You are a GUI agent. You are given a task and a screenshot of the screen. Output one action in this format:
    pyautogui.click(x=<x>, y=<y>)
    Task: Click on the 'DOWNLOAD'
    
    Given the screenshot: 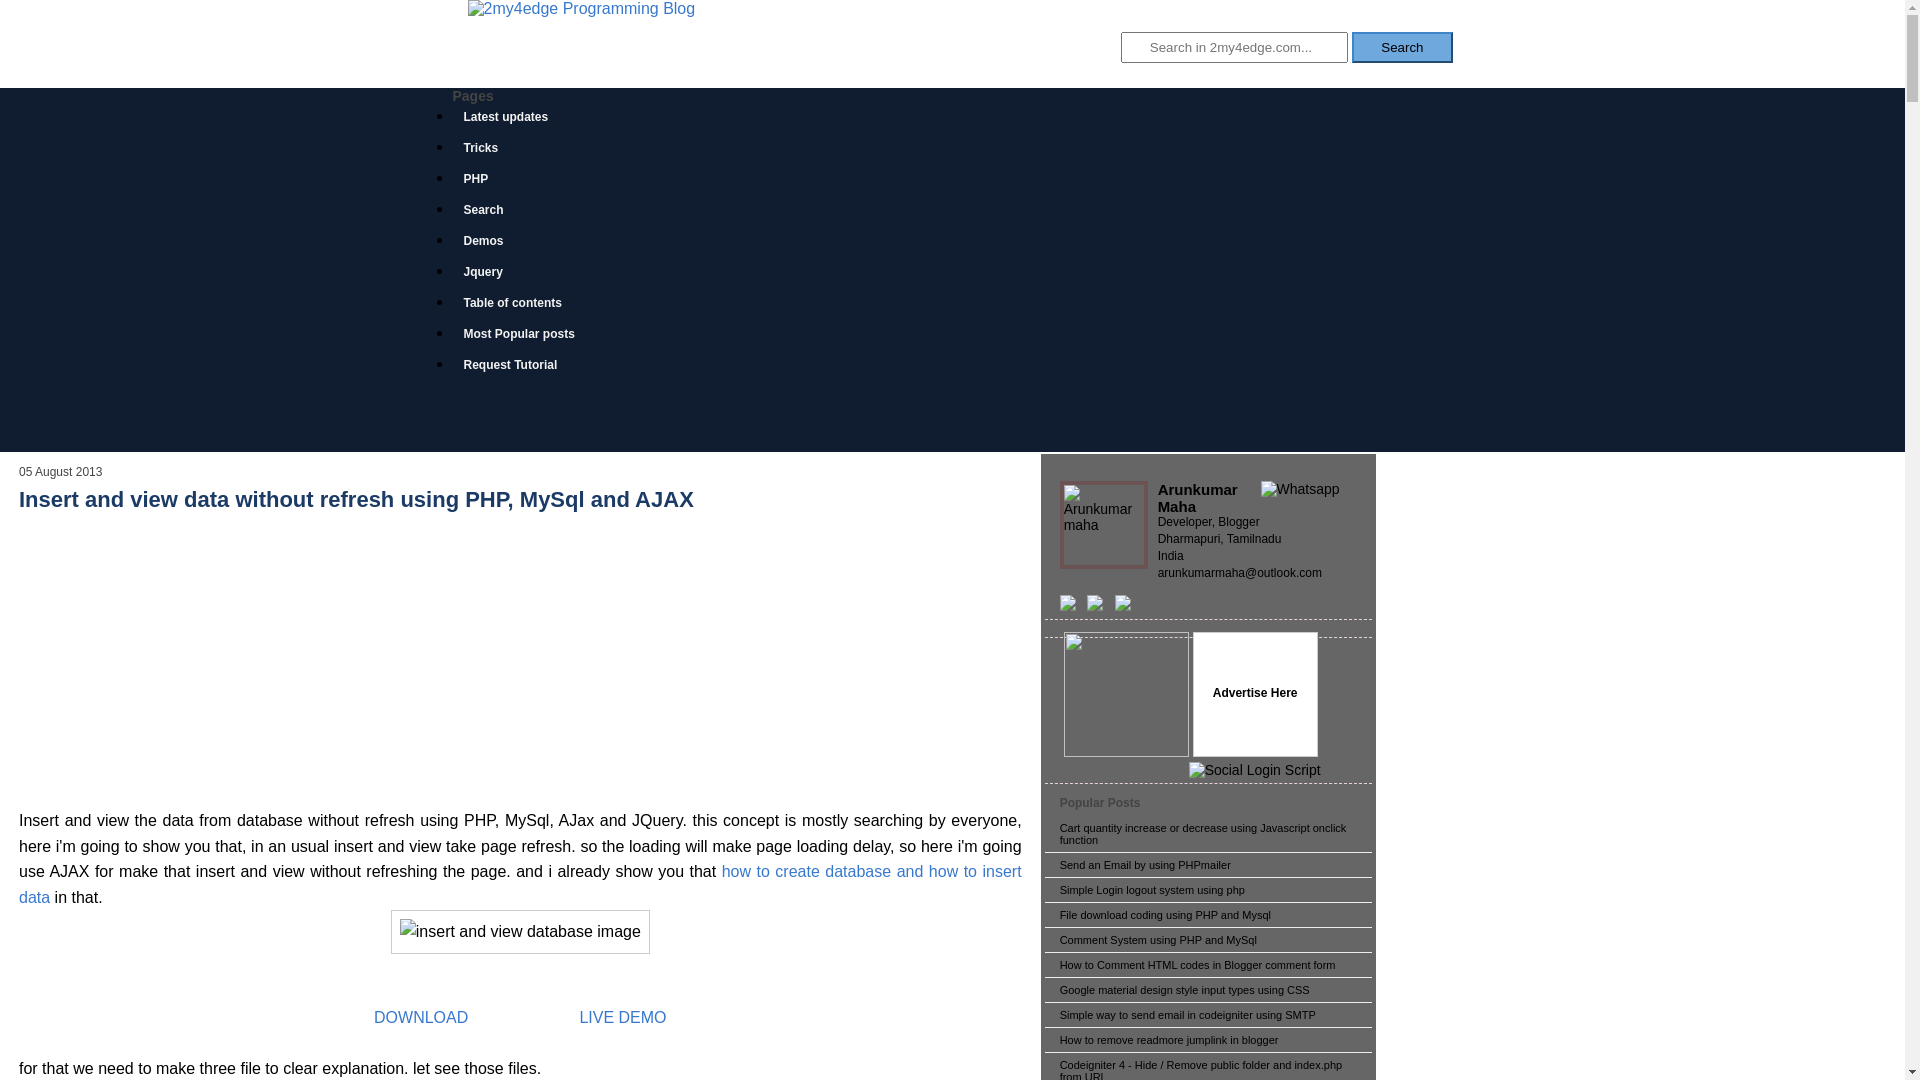 What is the action you would take?
    pyautogui.click(x=420, y=1017)
    